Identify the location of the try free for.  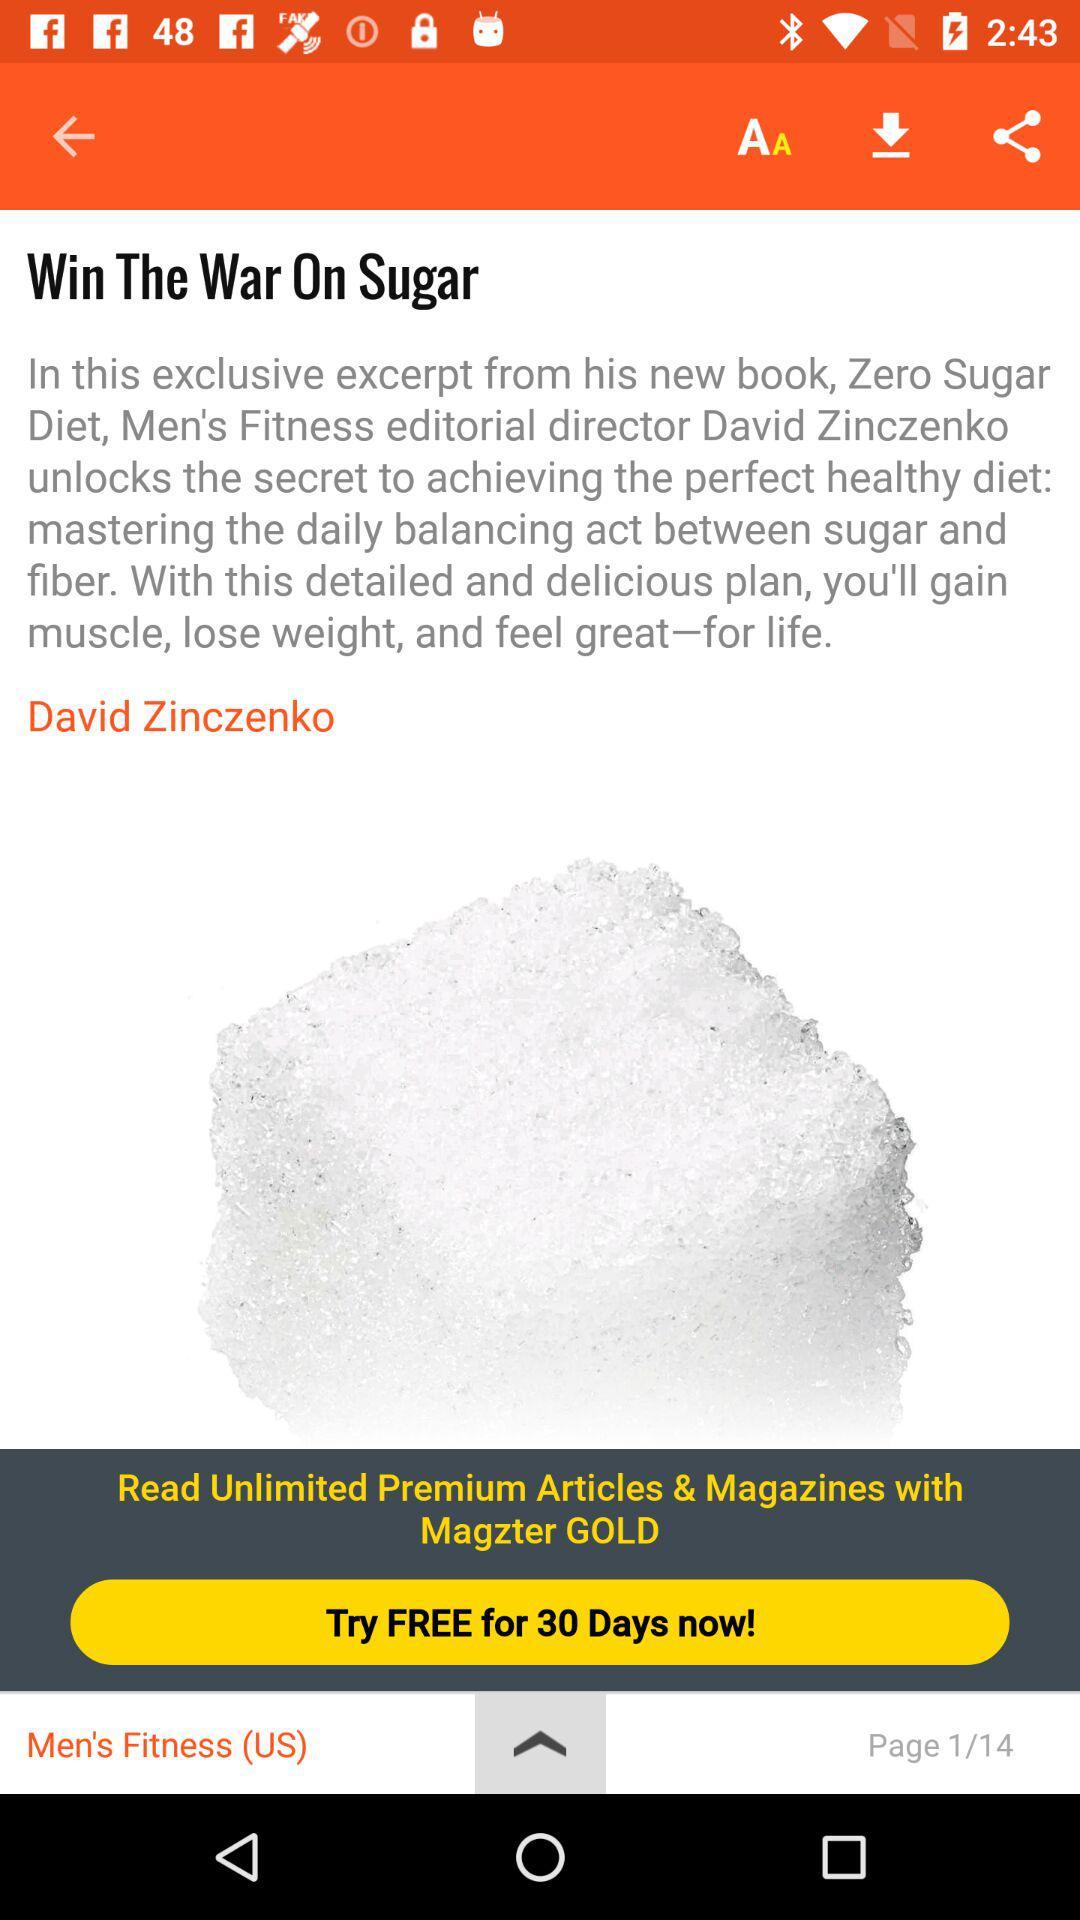
(540, 1622).